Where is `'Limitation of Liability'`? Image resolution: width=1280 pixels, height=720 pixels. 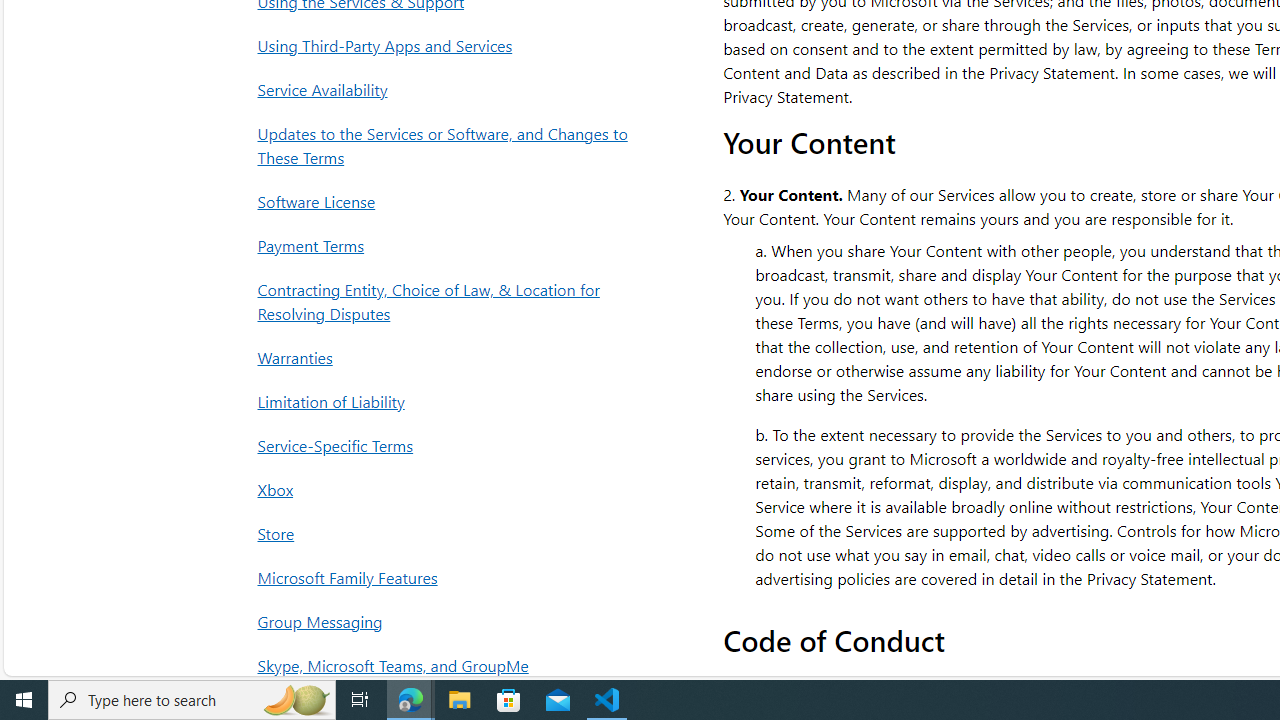
'Limitation of Liability' is located at coordinates (447, 401).